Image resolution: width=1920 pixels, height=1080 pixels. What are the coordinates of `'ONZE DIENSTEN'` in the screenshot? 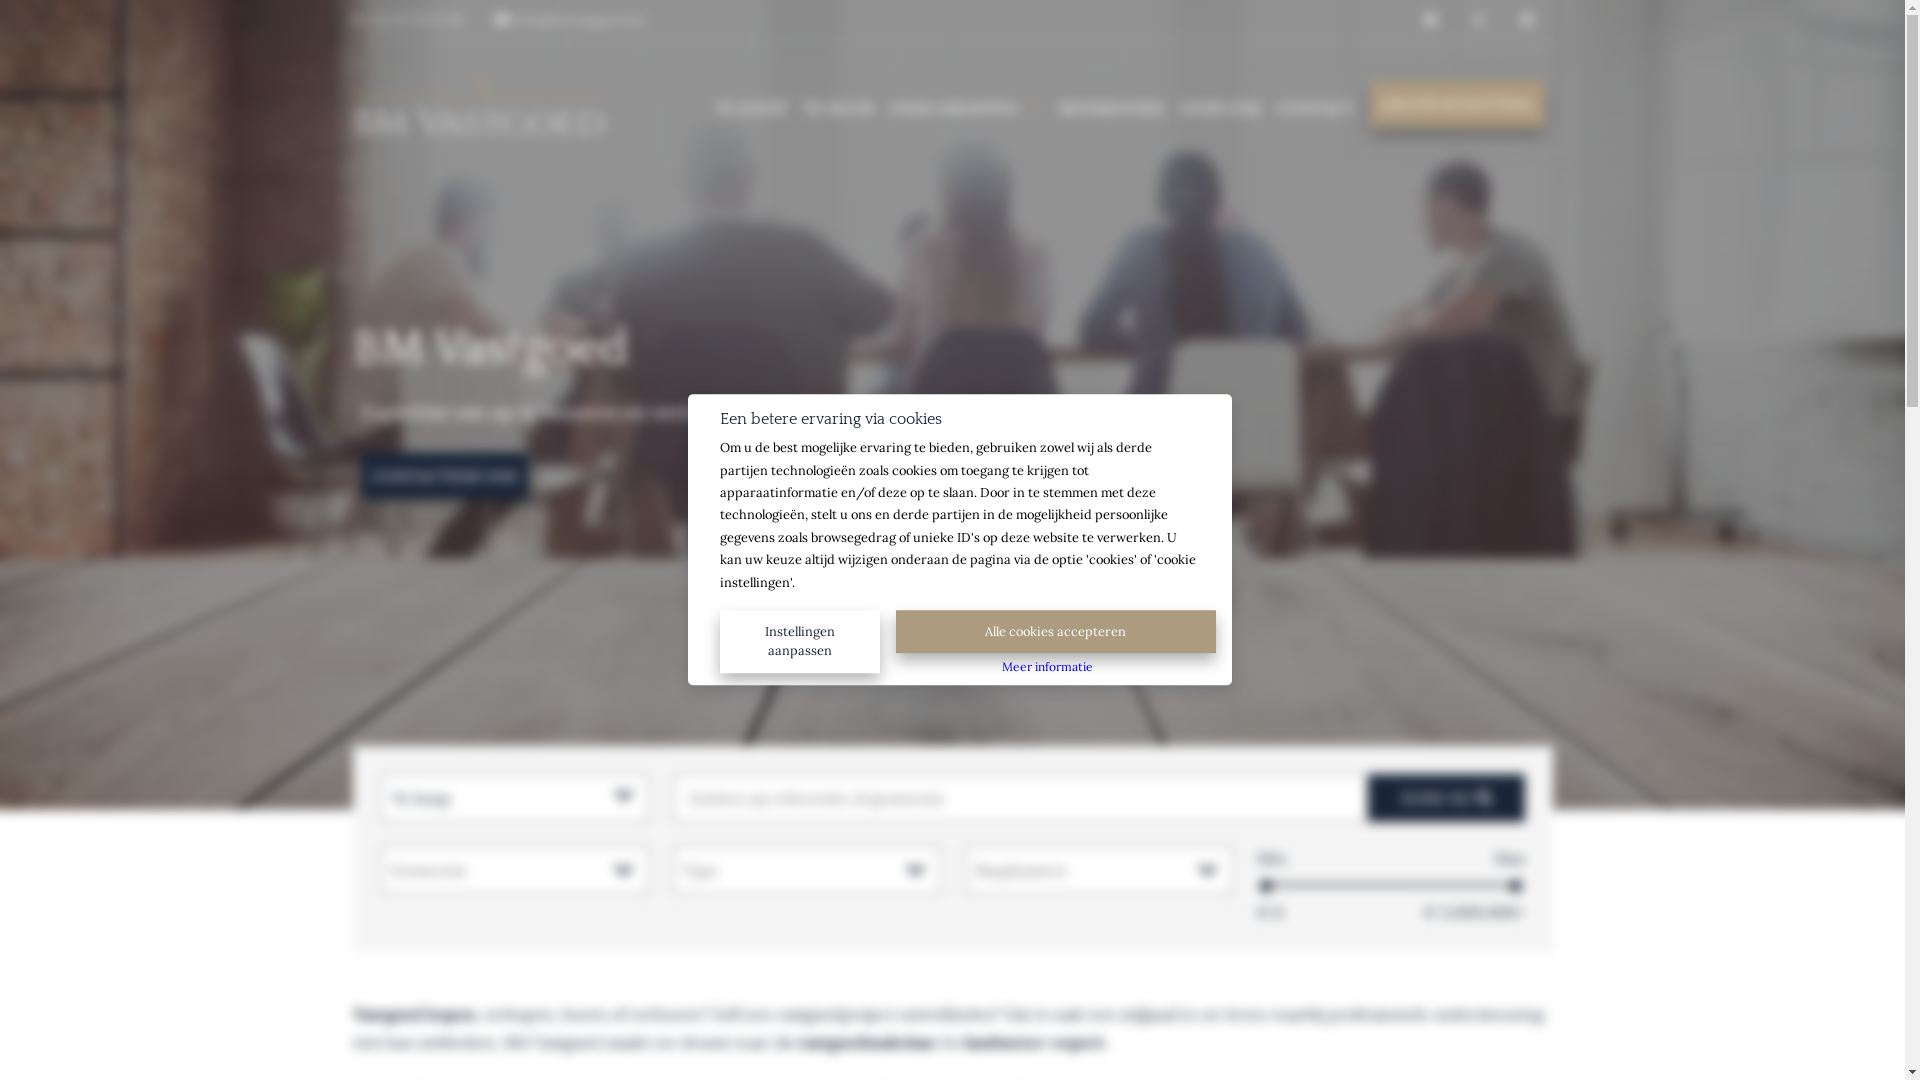 It's located at (965, 105).